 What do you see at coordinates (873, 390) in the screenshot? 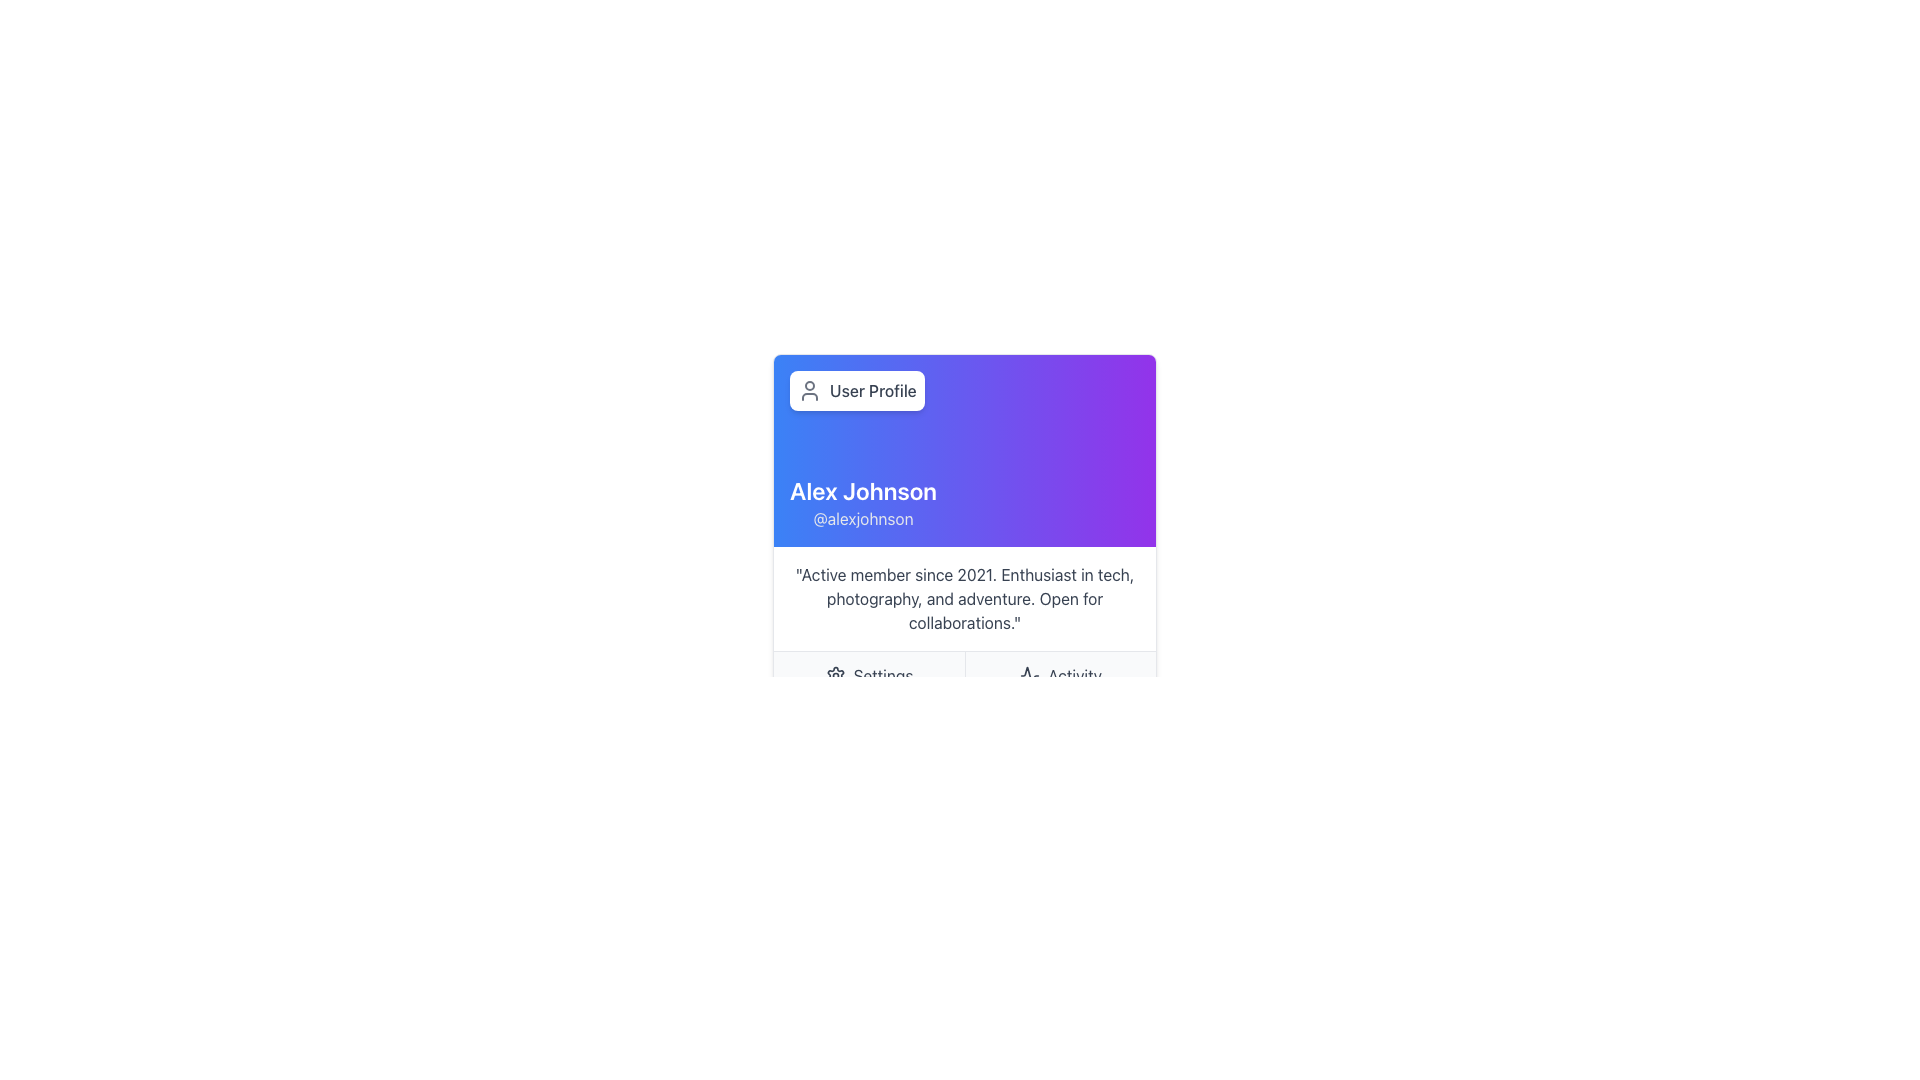
I see `the text label indicating the user's profile section, located next to the user icon in the upper-left corner of the user profile section` at bounding box center [873, 390].